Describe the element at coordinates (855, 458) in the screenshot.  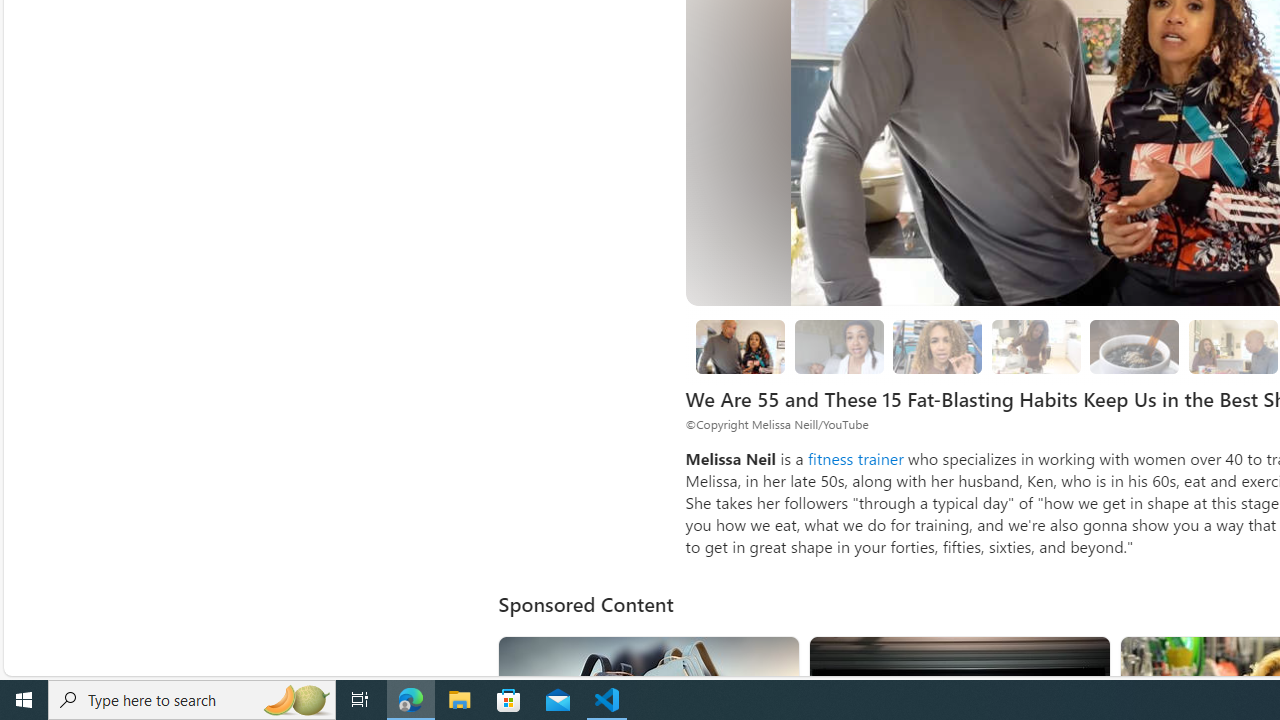
I see `'fitness trainer'` at that location.